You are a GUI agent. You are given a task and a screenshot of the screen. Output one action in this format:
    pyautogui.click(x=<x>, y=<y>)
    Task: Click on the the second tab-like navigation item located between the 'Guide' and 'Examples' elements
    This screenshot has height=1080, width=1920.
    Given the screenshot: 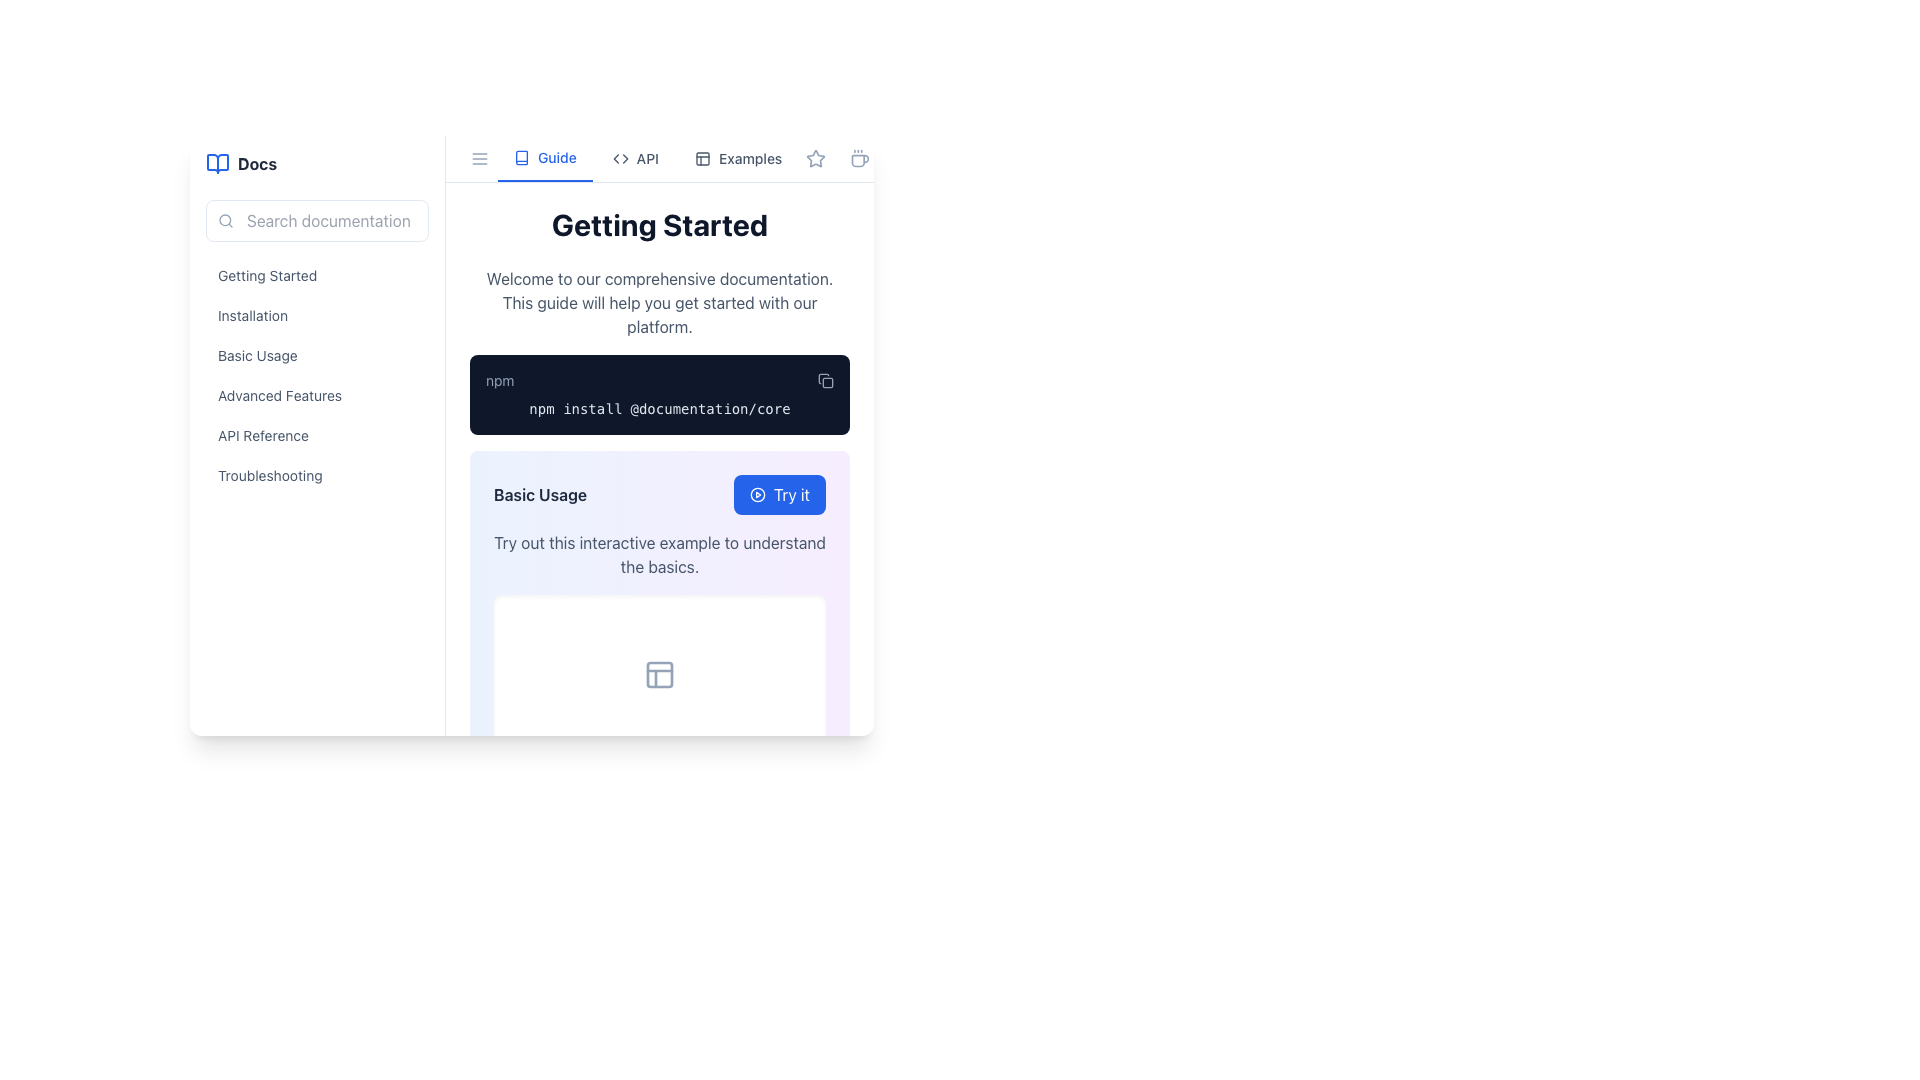 What is the action you would take?
    pyautogui.click(x=634, y=157)
    